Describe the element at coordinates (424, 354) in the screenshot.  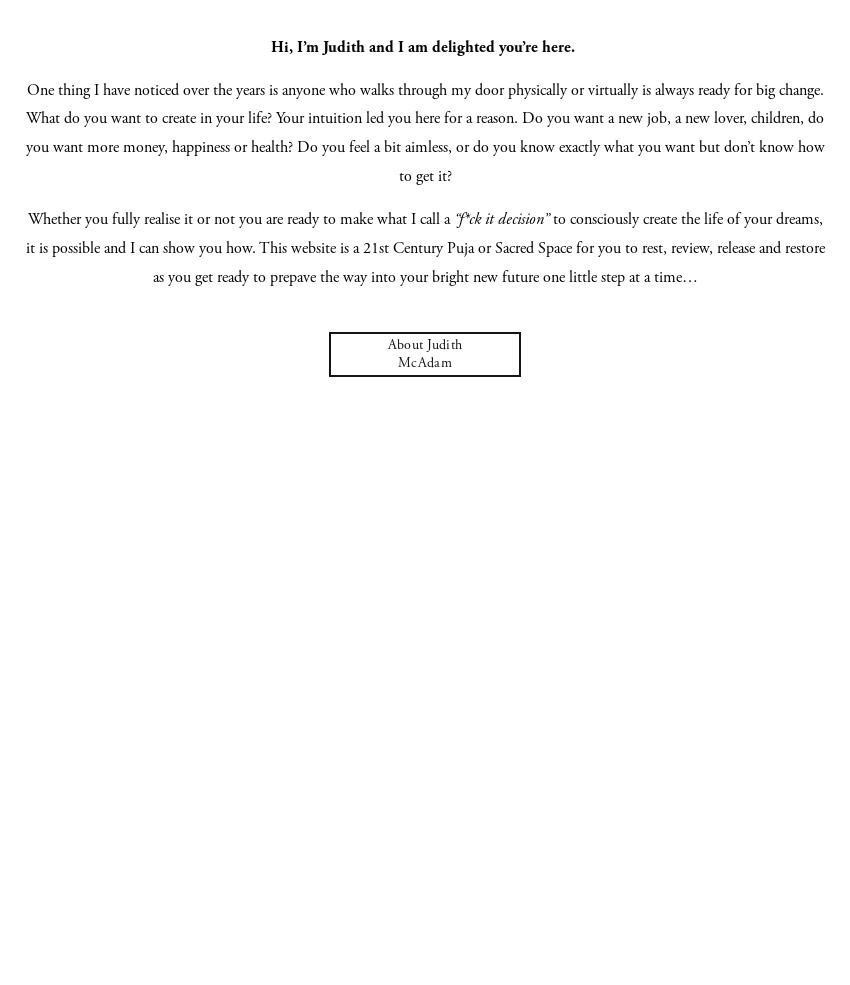
I see `'About Judith McAdam'` at that location.